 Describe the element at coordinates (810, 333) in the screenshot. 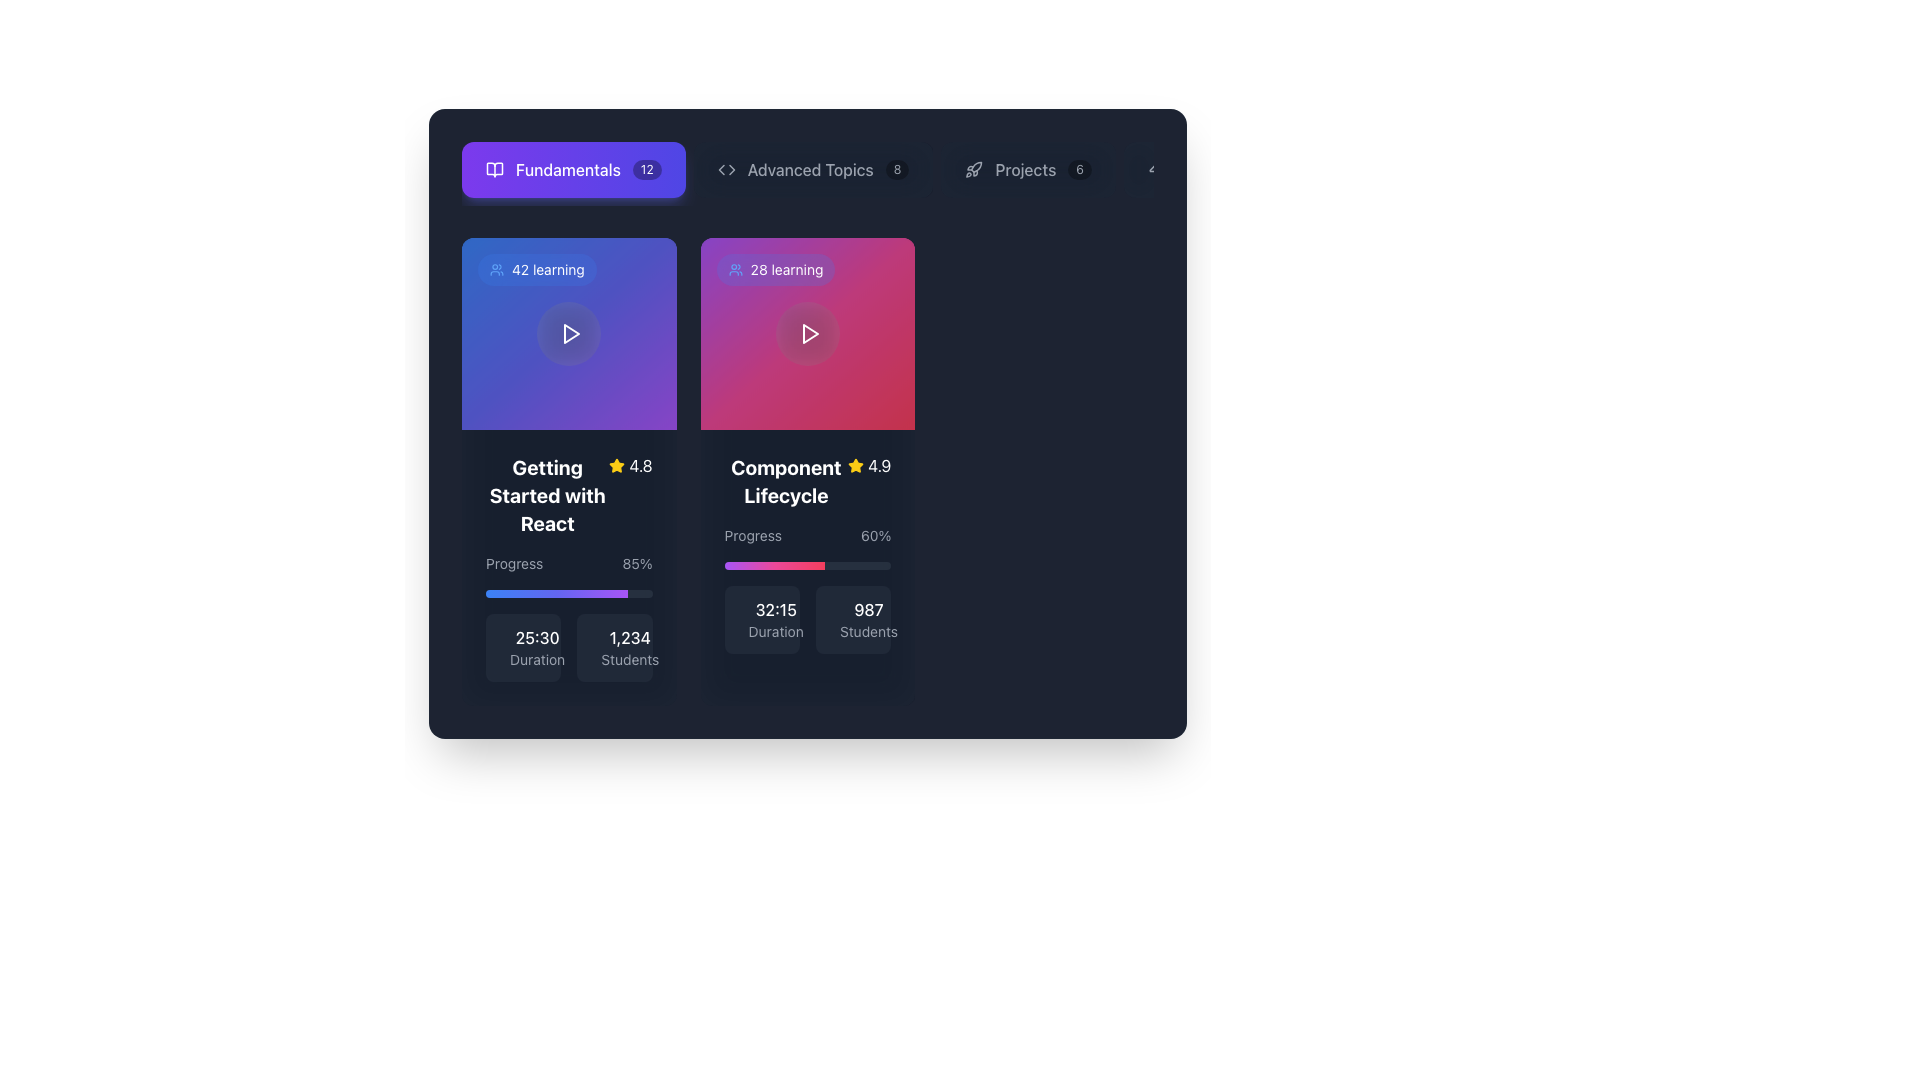

I see `the triangular play icon rendered in white, which is located in the light red circular area of the second rectangular card in the application` at that location.